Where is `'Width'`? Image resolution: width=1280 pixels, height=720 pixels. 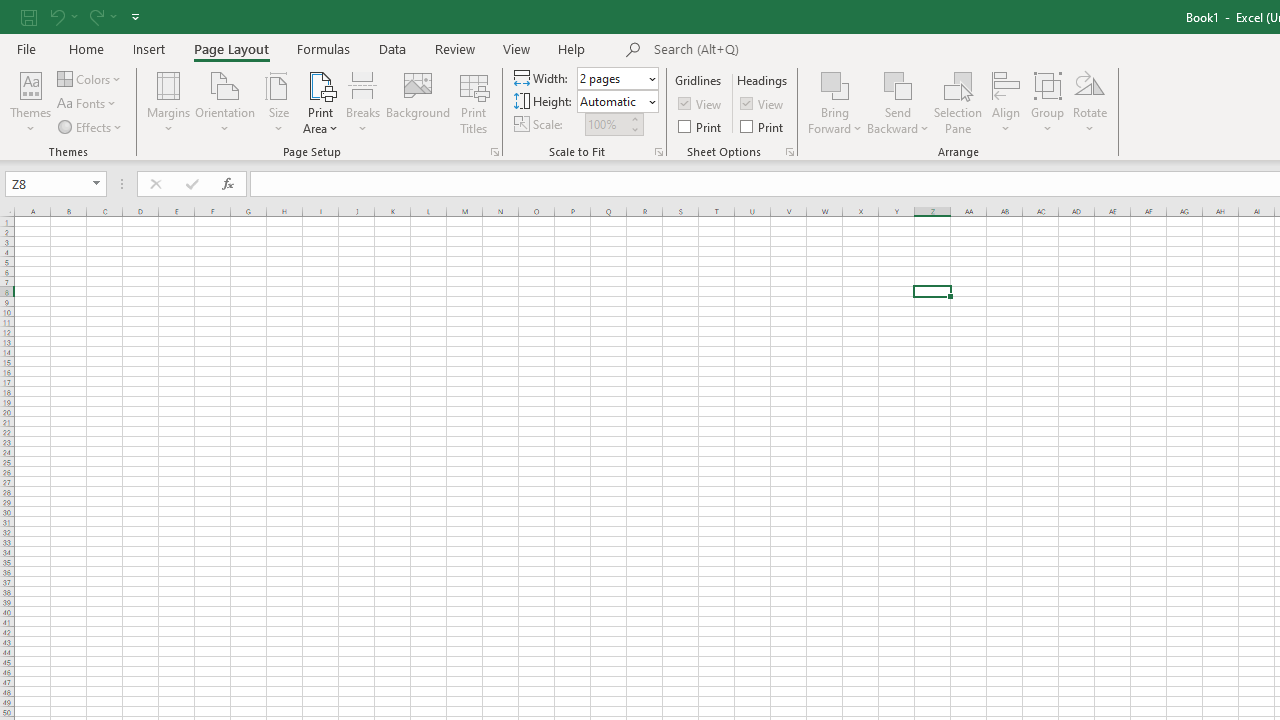 'Width' is located at coordinates (610, 77).